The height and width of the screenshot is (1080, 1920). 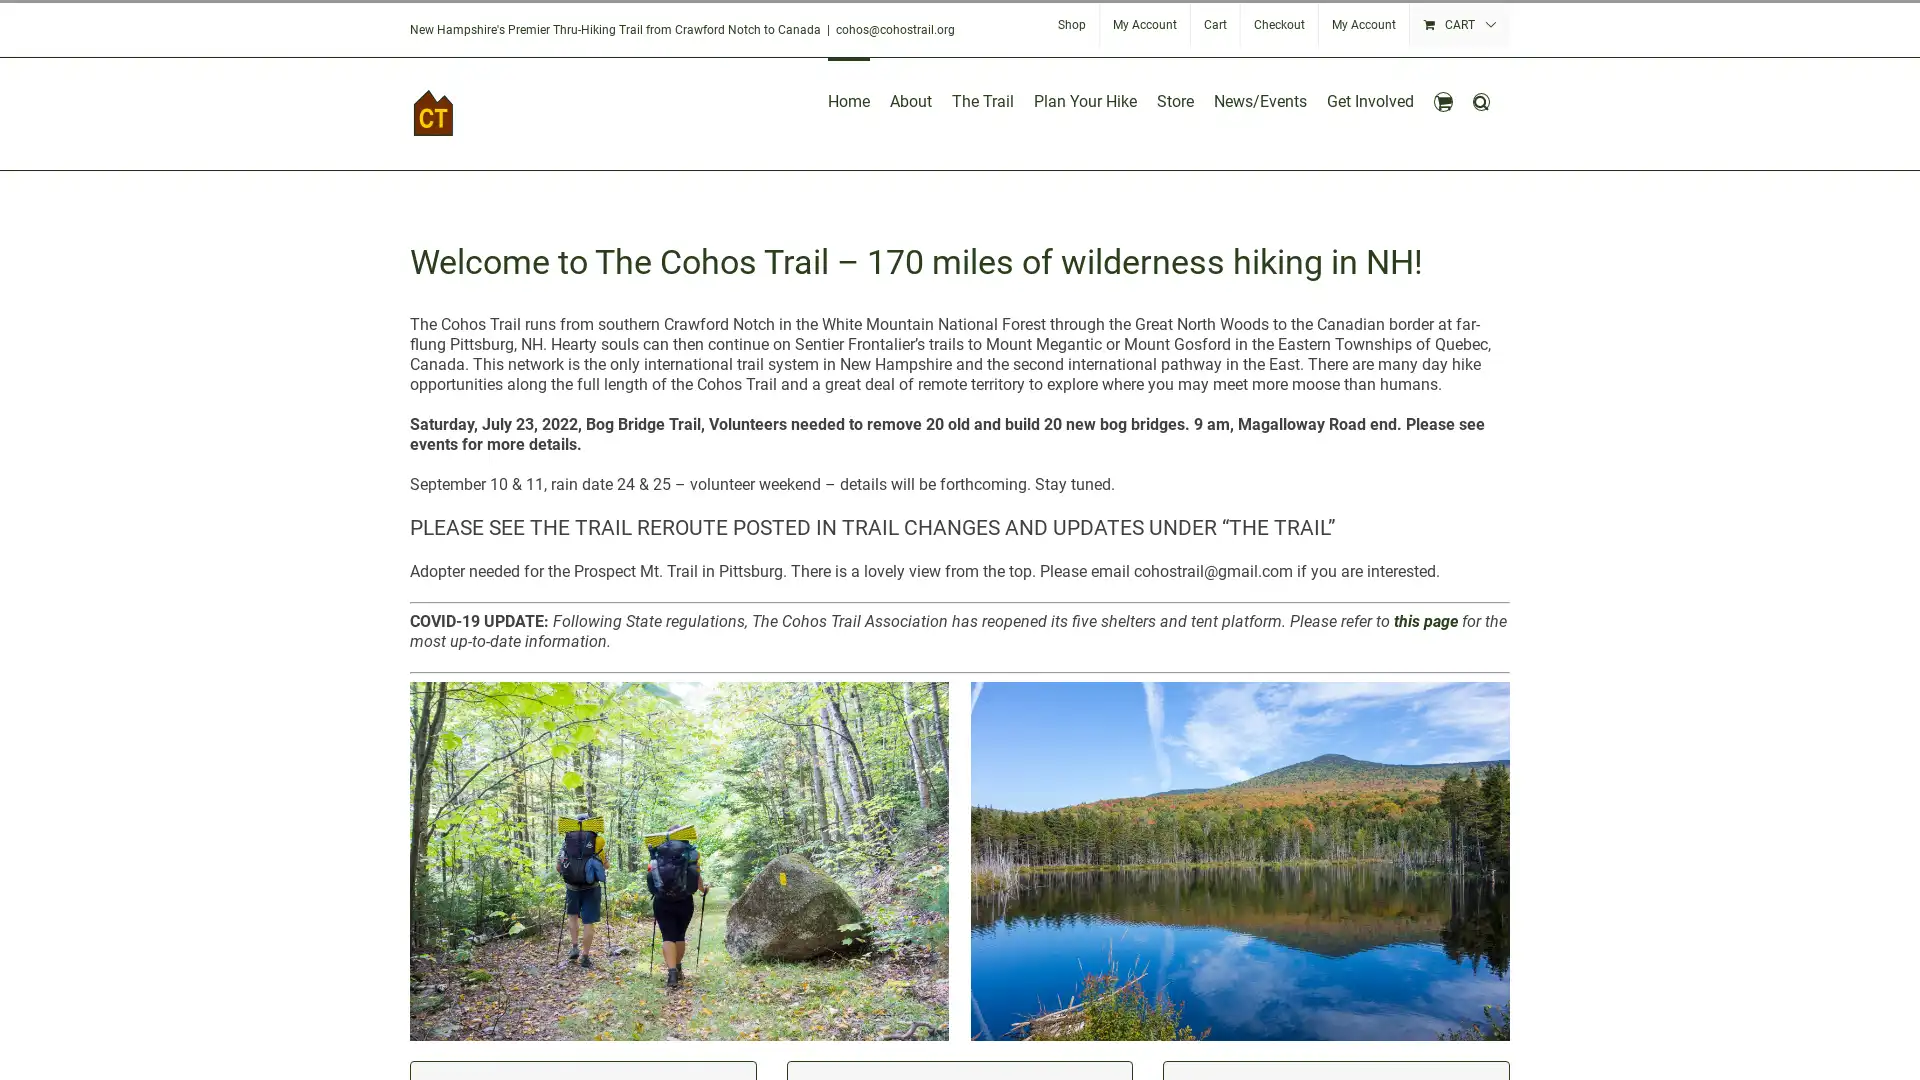 I want to click on Search, so click(x=1481, y=100).